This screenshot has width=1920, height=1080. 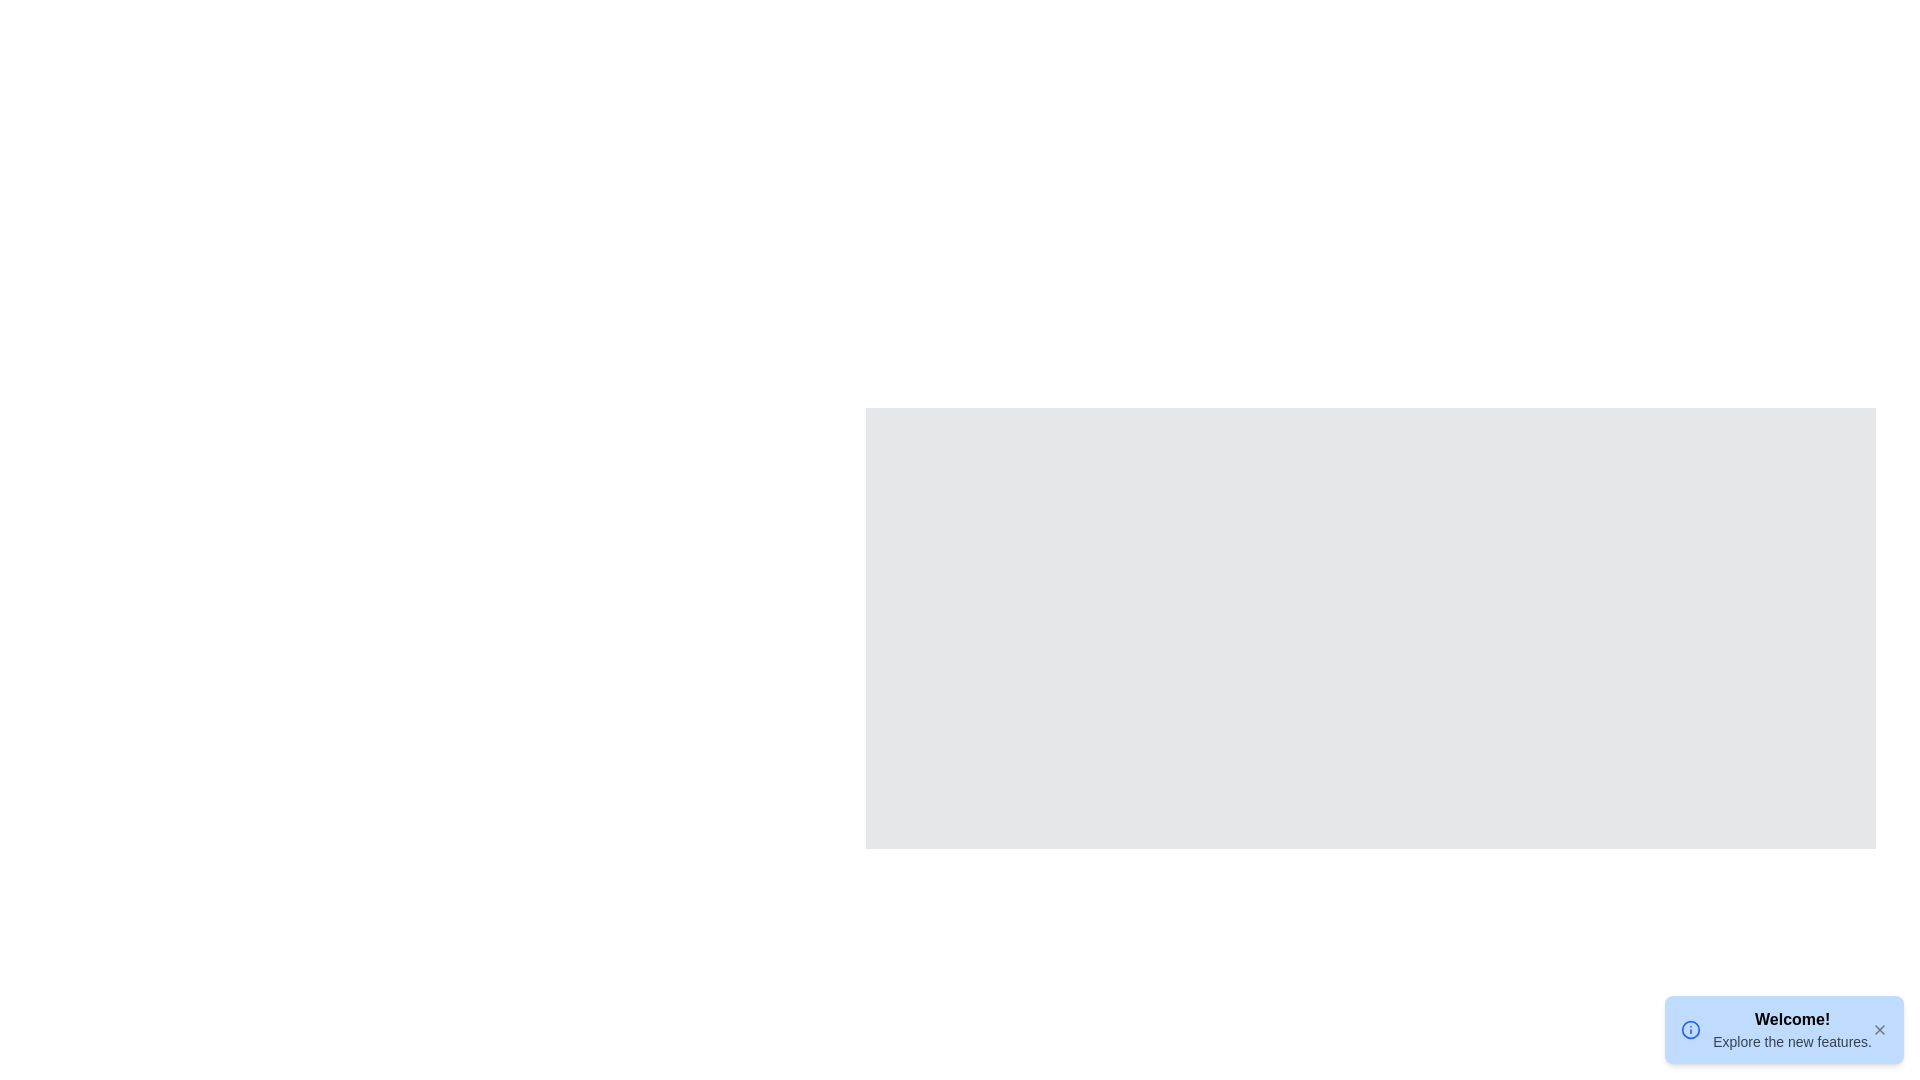 I want to click on the close button located at the top-right corner of the notification box, so click(x=1879, y=1029).